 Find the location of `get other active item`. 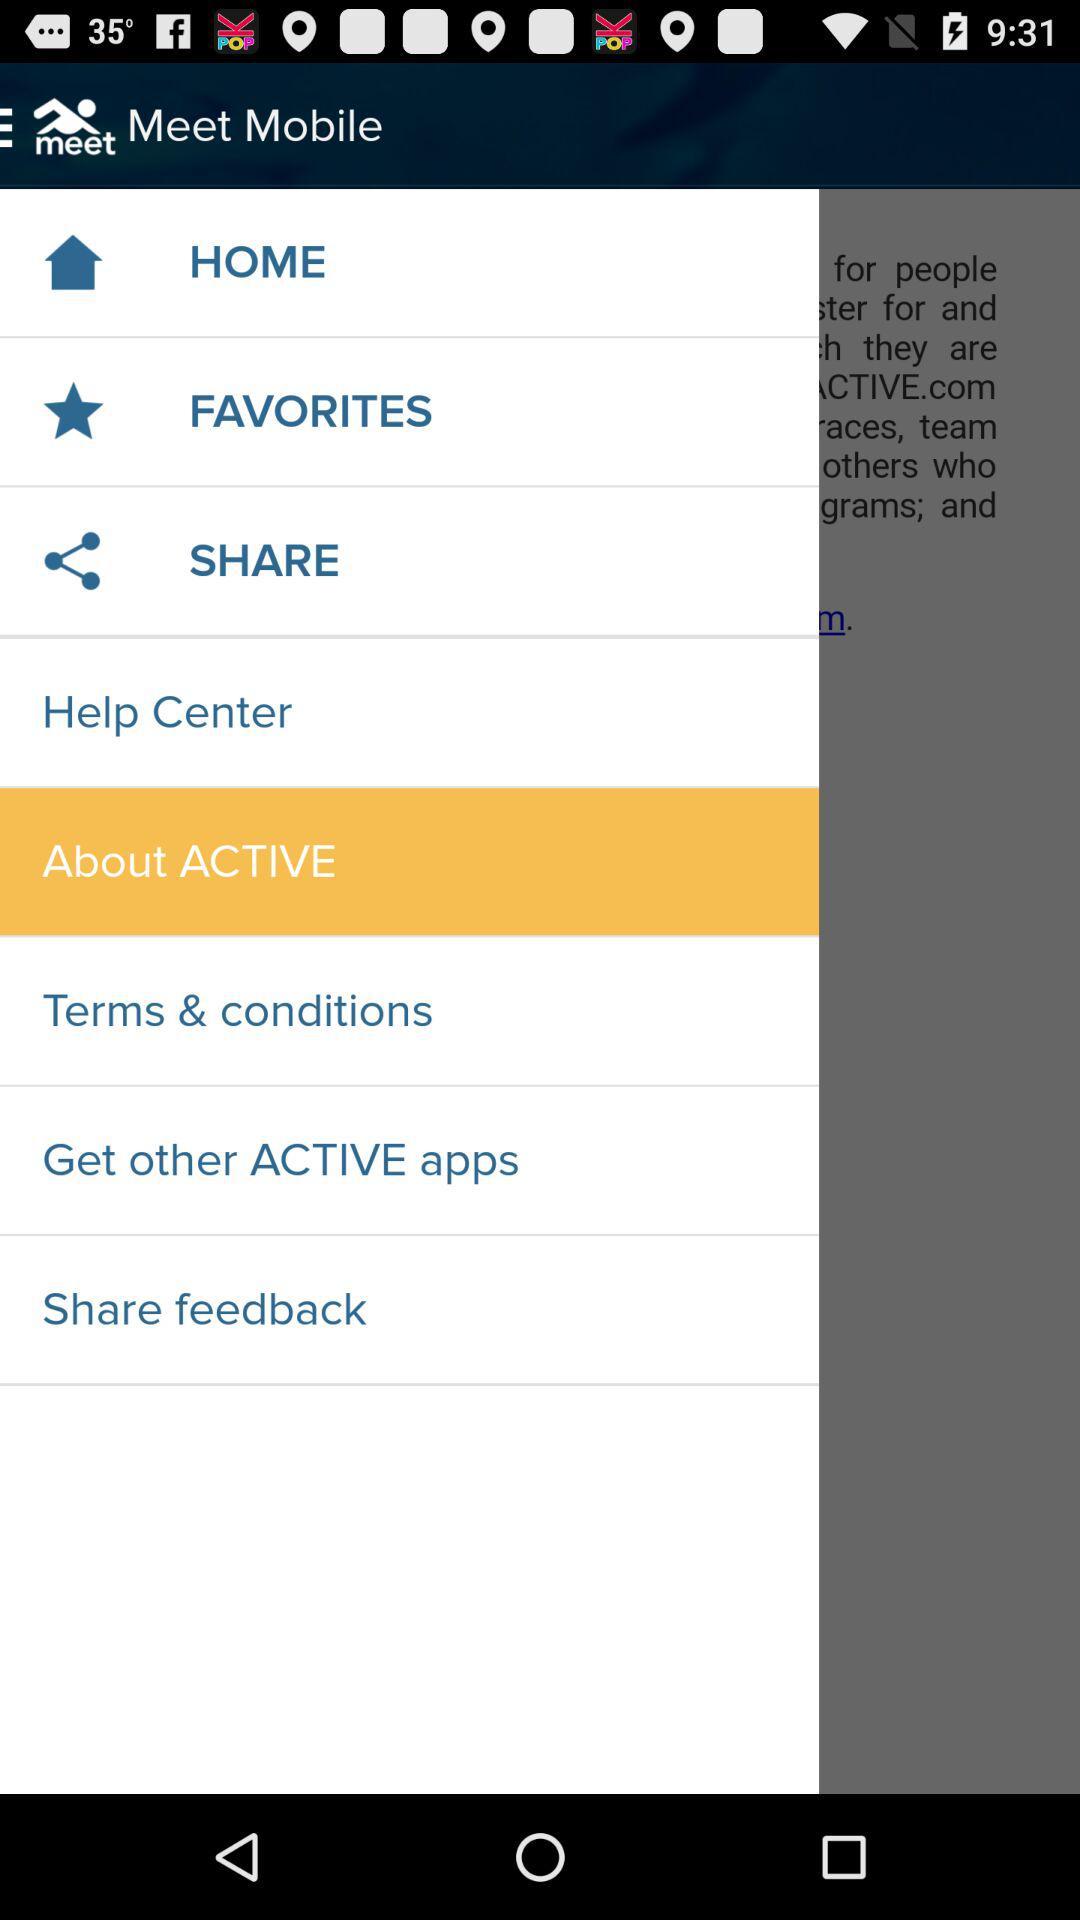

get other active item is located at coordinates (408, 1160).